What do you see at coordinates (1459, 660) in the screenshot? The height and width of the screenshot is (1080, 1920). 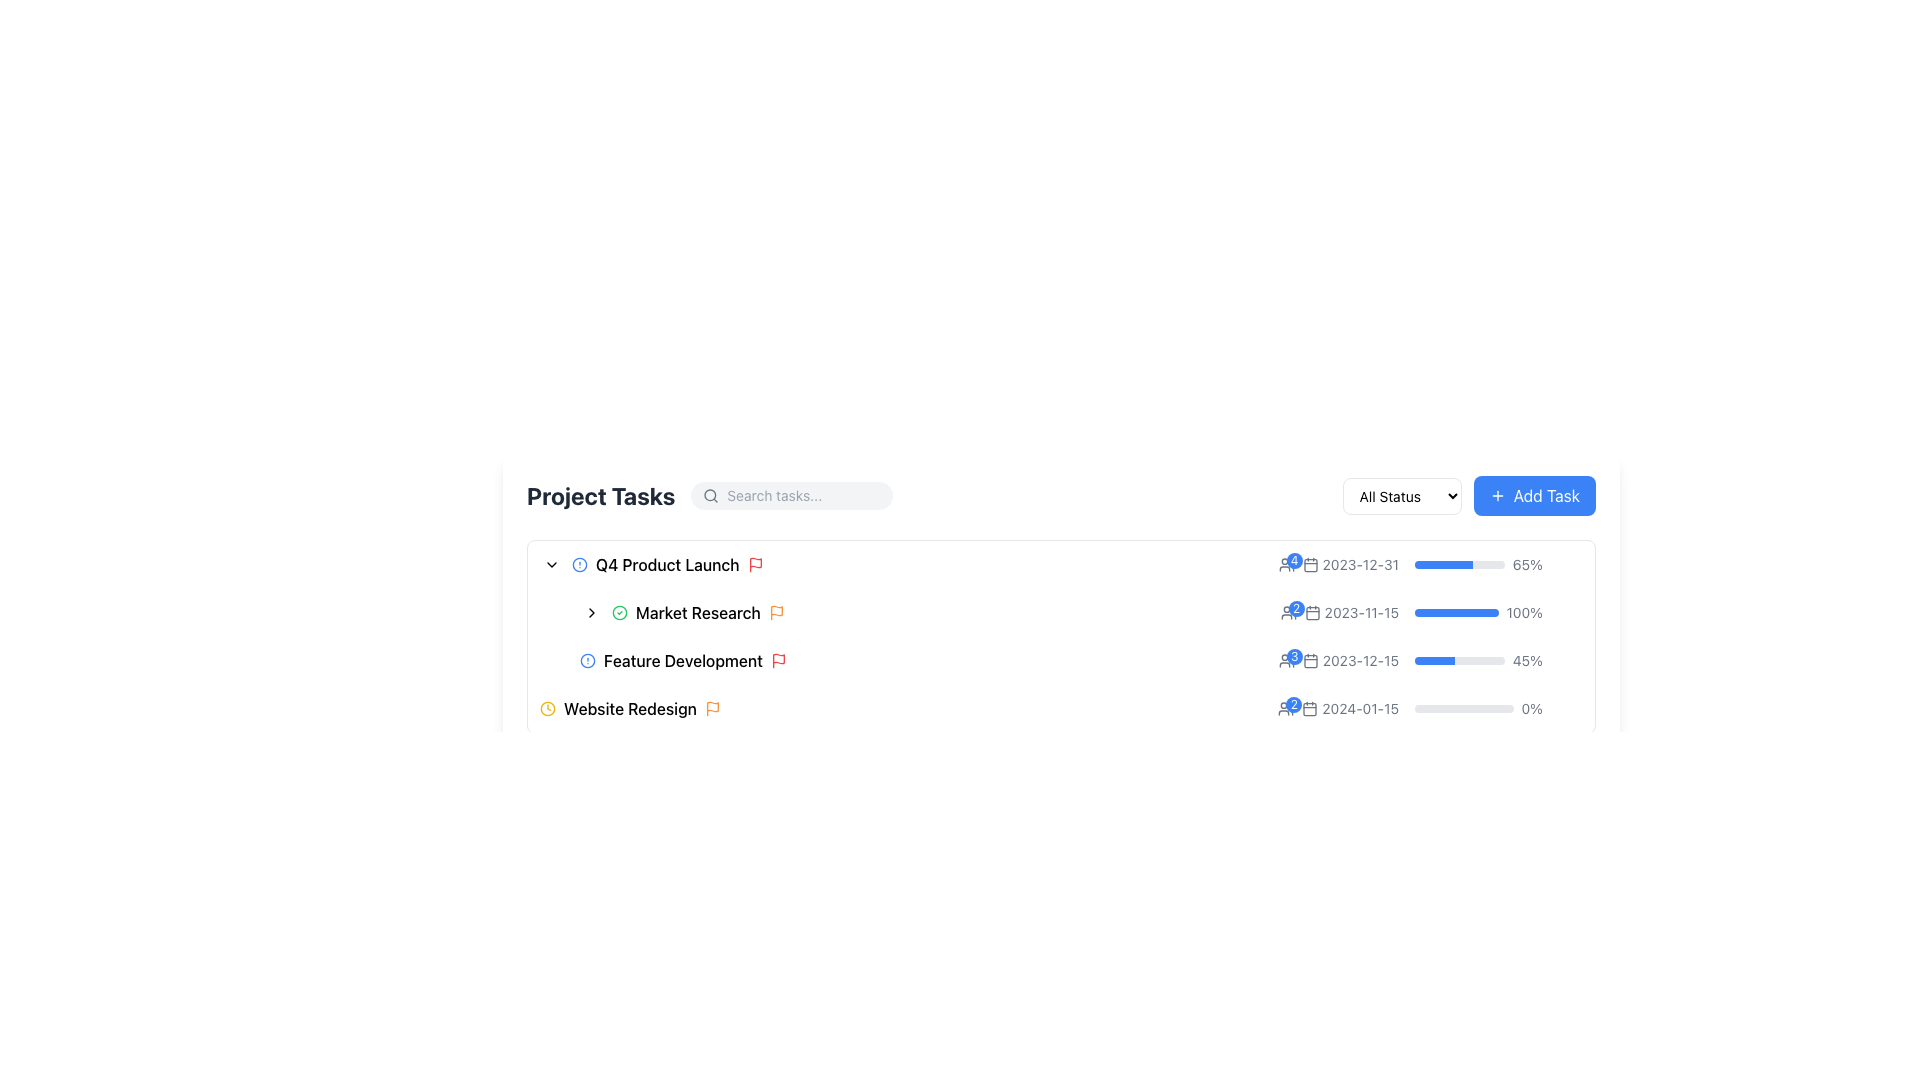 I see `the completion percentage of the progress bar, which is a horizontal bar with a light gray background and a blue filled portion indicating progress, located in the task list for the date 2023-12-15 as the third item` at bounding box center [1459, 660].